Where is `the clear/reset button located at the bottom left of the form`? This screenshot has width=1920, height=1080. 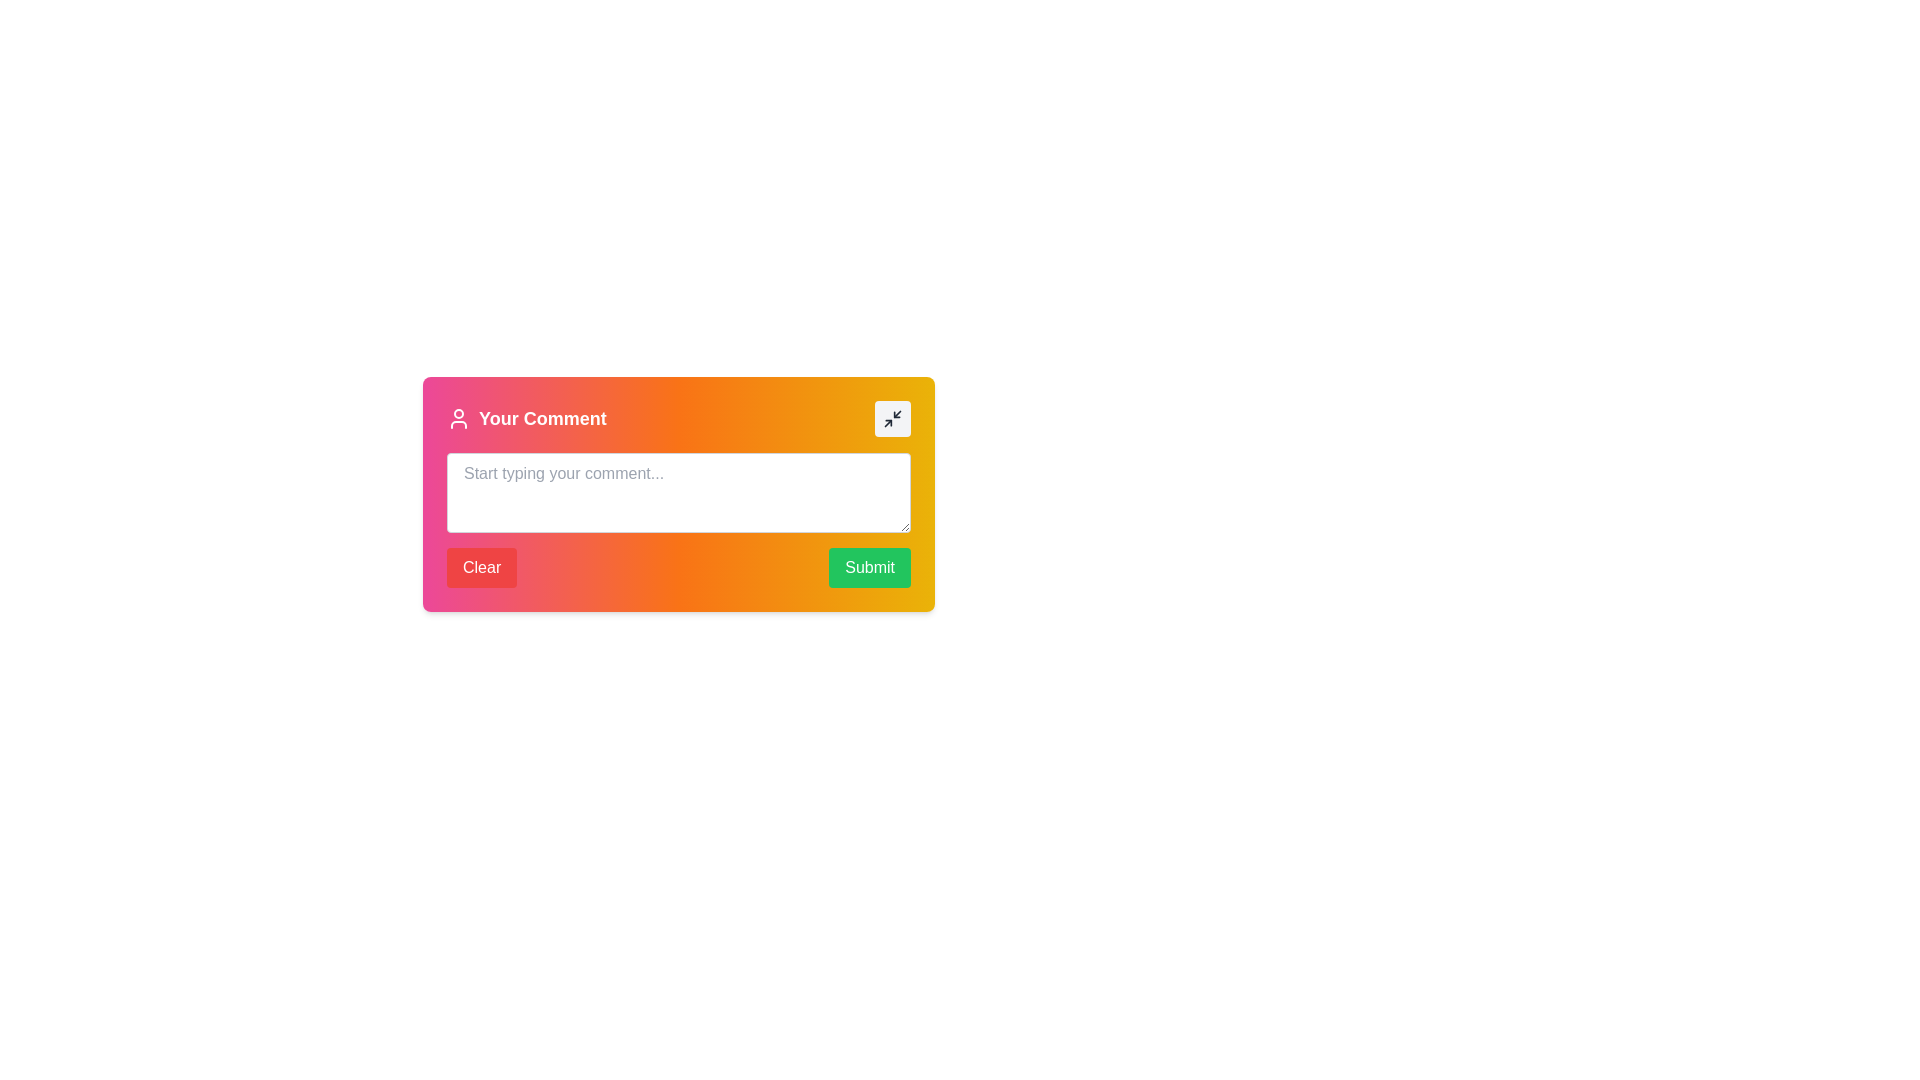 the clear/reset button located at the bottom left of the form is located at coordinates (482, 567).